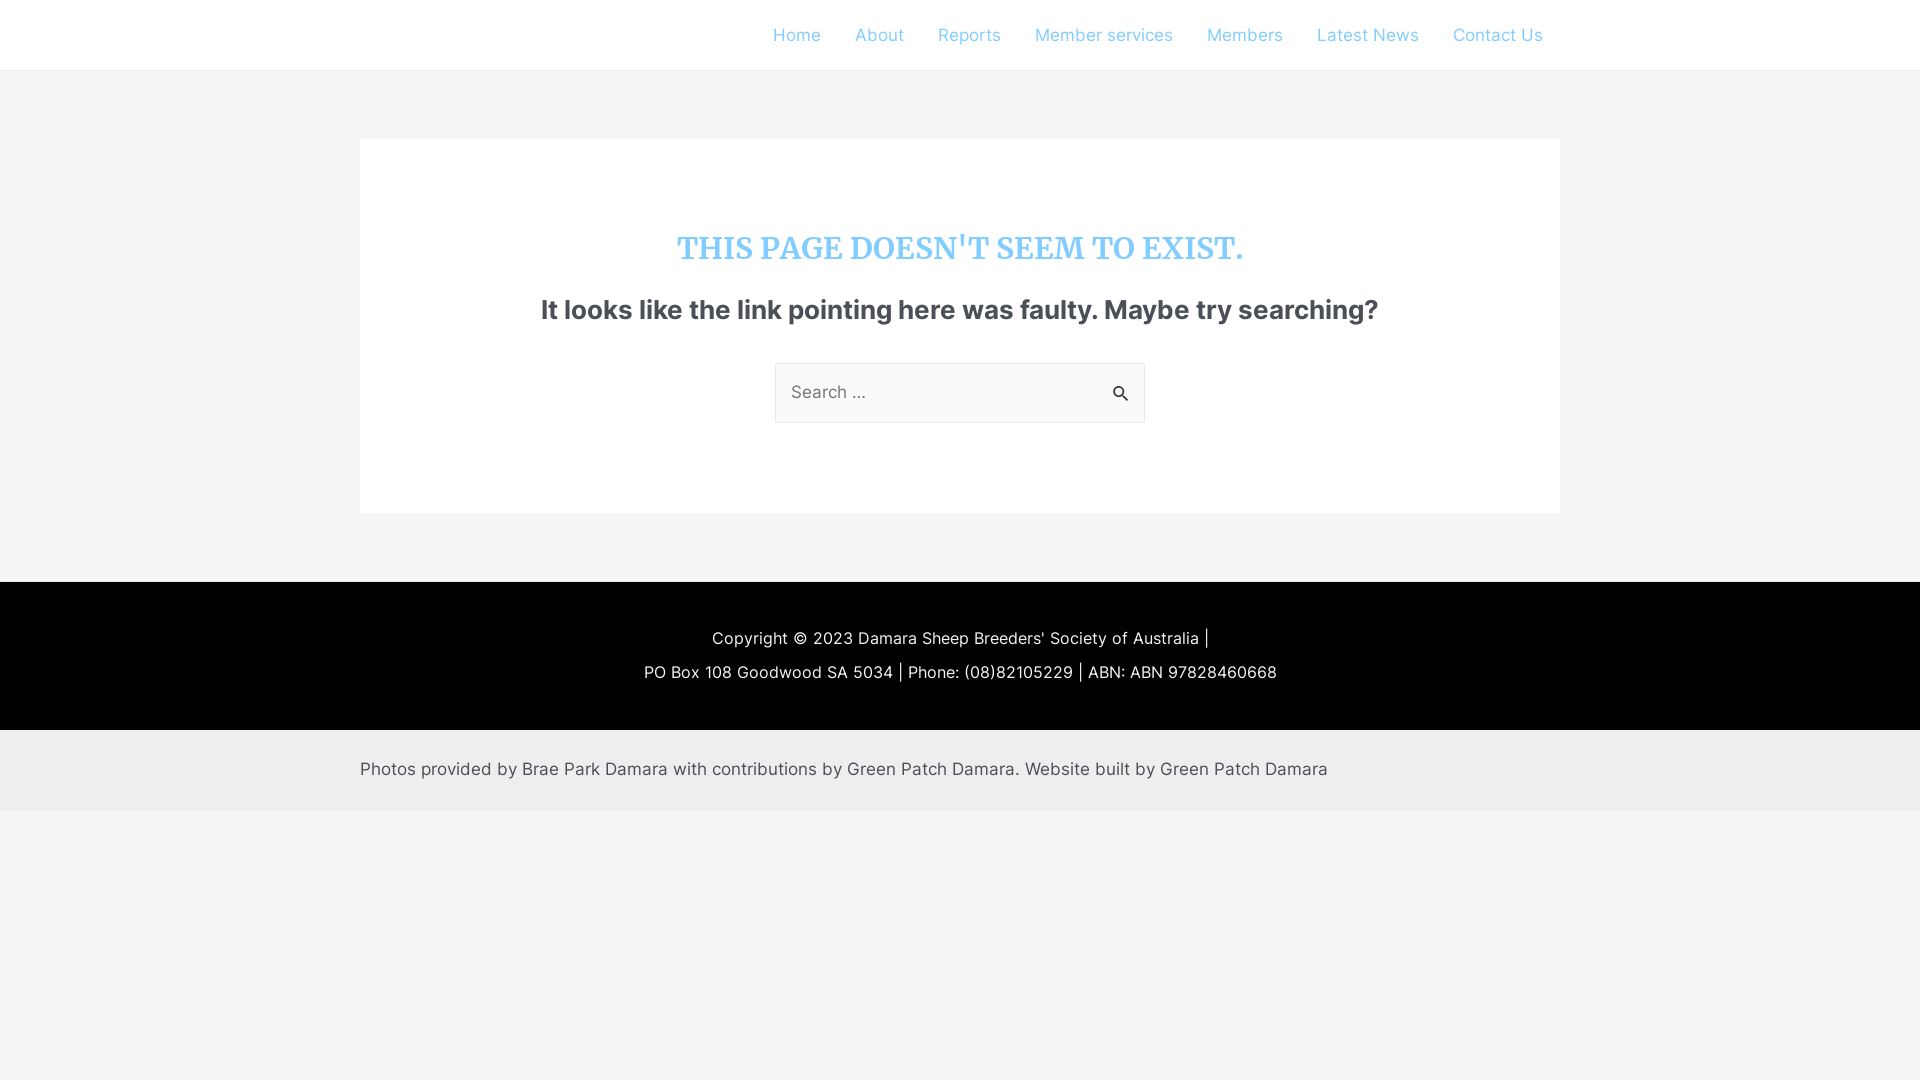  I want to click on 'Reports', so click(969, 34).